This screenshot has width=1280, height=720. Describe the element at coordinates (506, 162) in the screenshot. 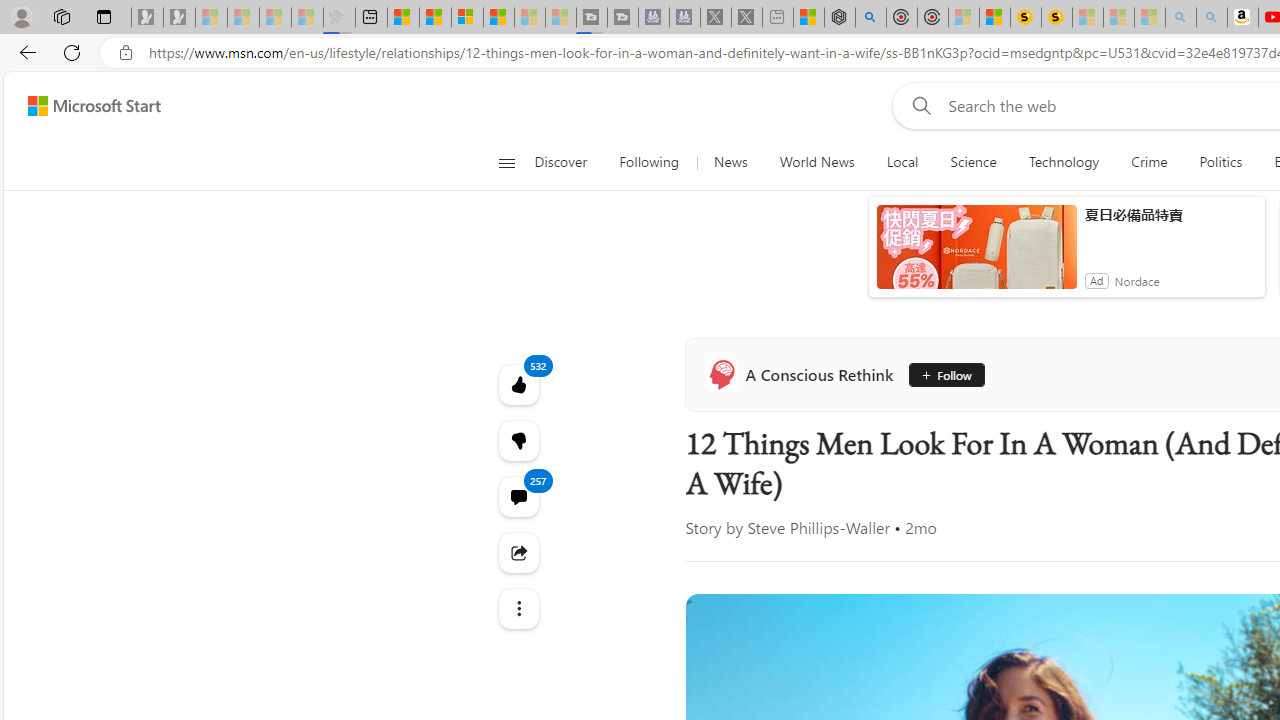

I see `'Open navigation menu'` at that location.